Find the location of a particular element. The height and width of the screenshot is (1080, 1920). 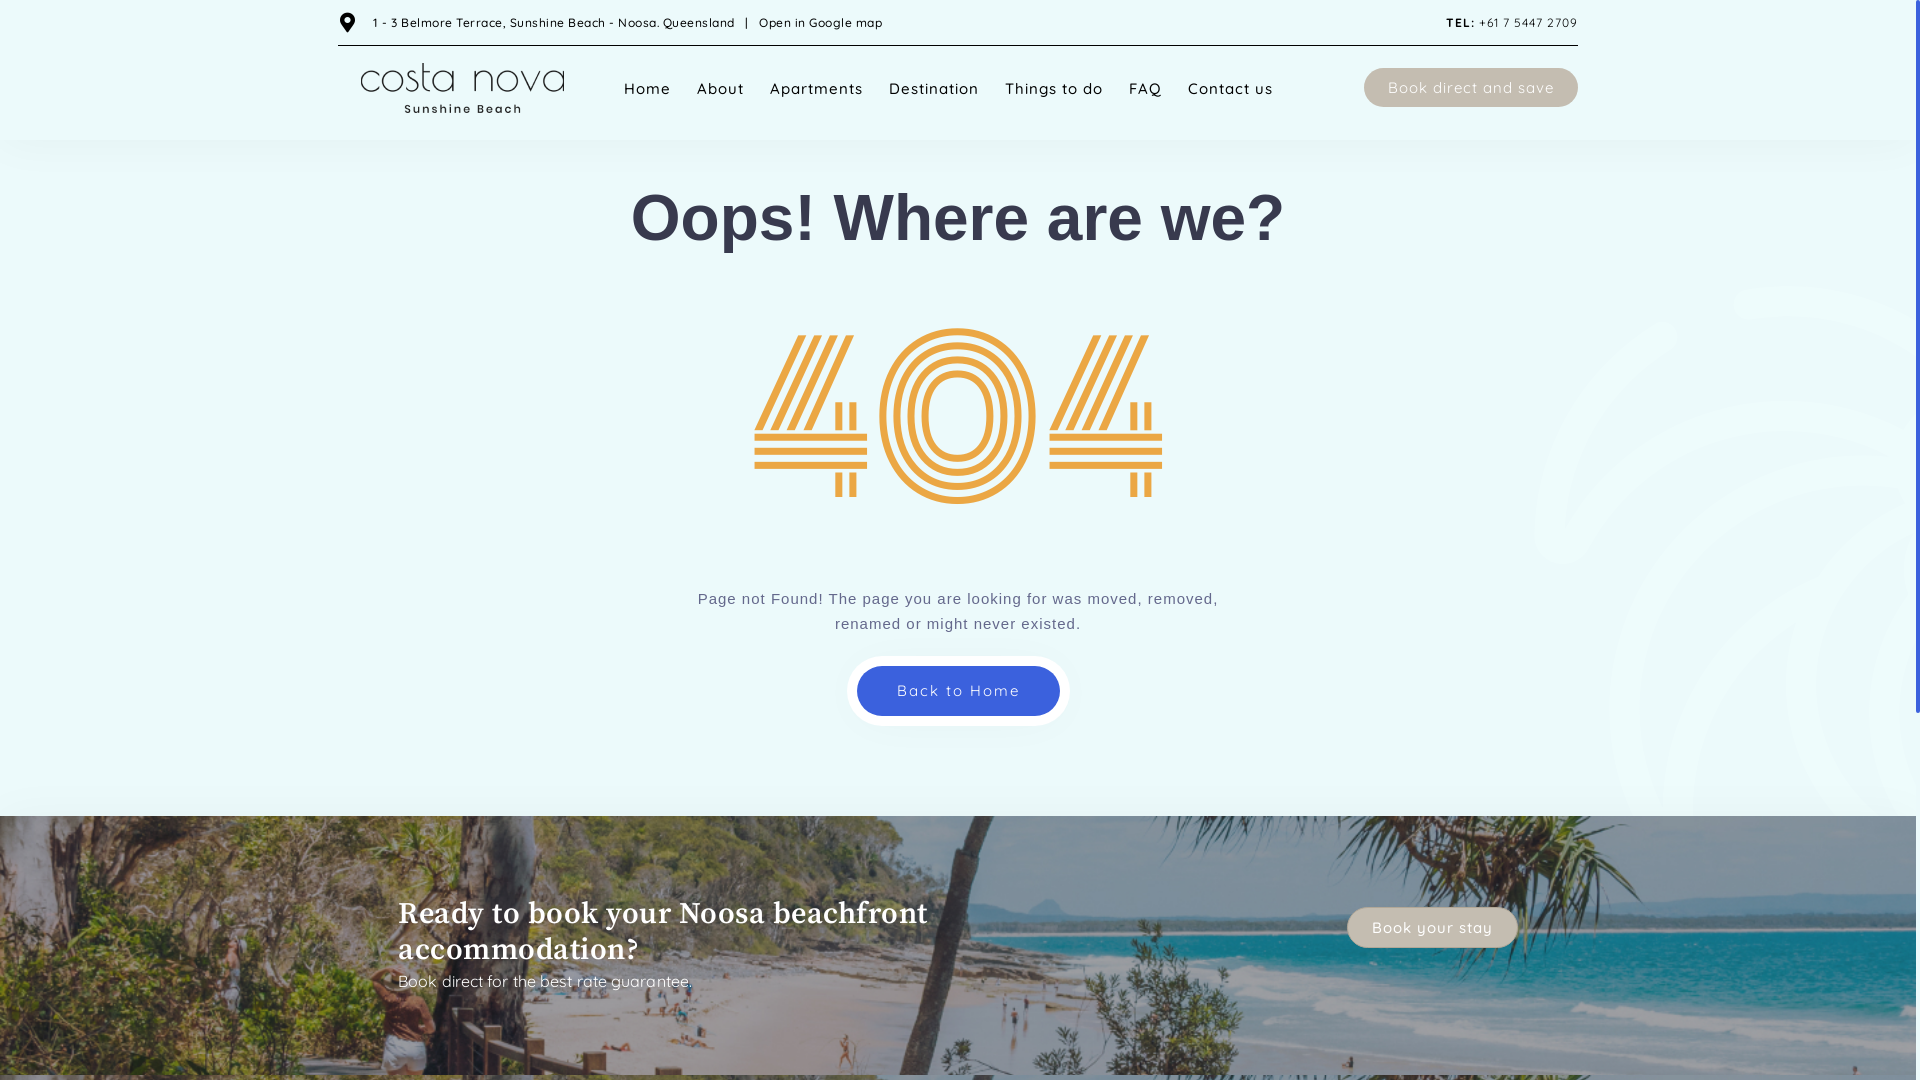

'Back to Home' is located at coordinates (956, 689).